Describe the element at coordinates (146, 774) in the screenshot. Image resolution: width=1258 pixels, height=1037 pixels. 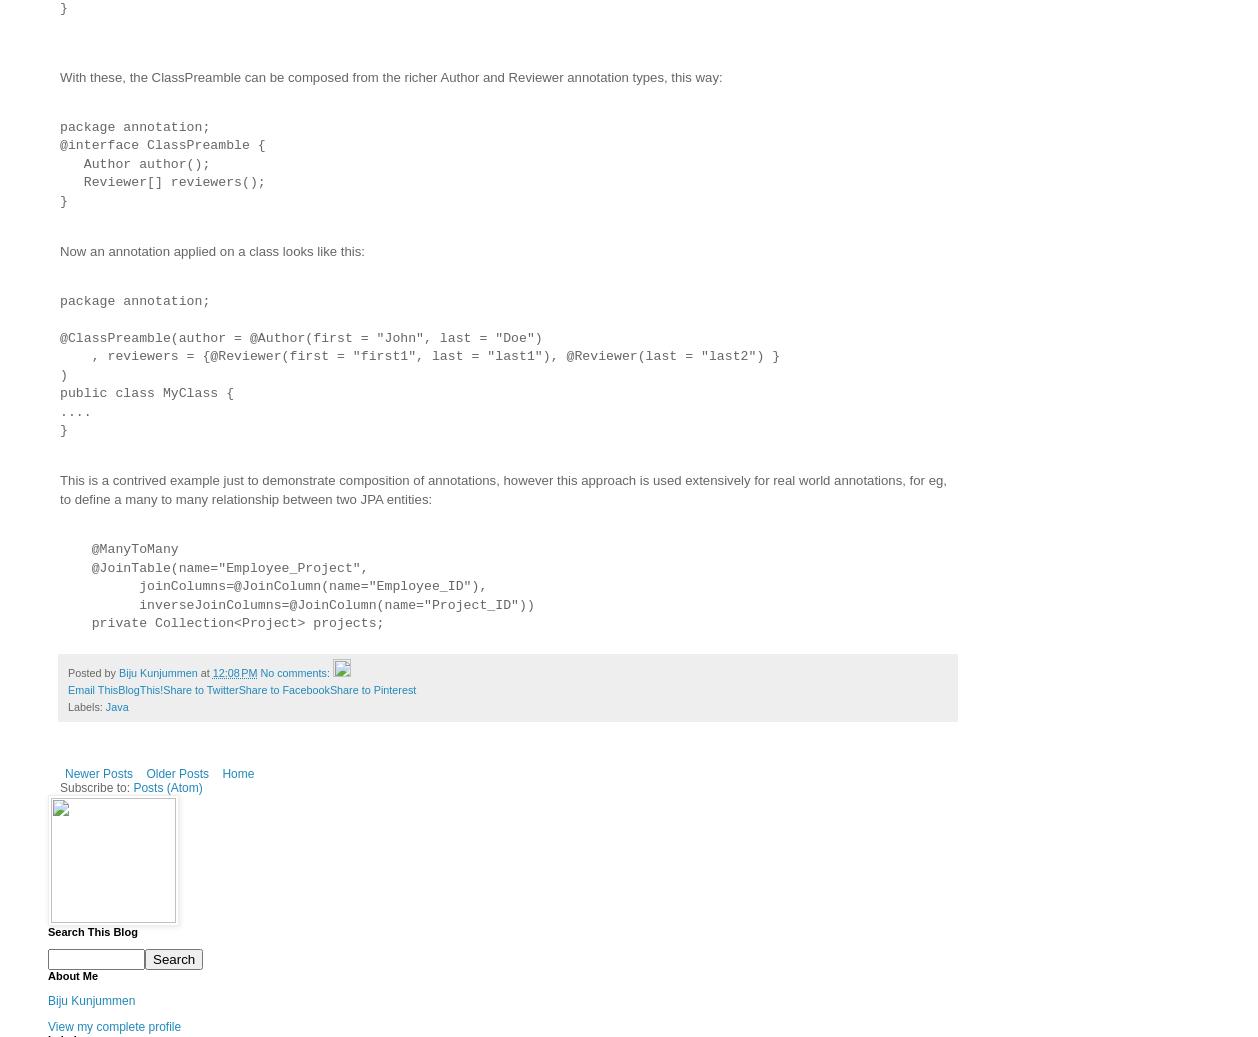
I see `'Older Posts'` at that location.